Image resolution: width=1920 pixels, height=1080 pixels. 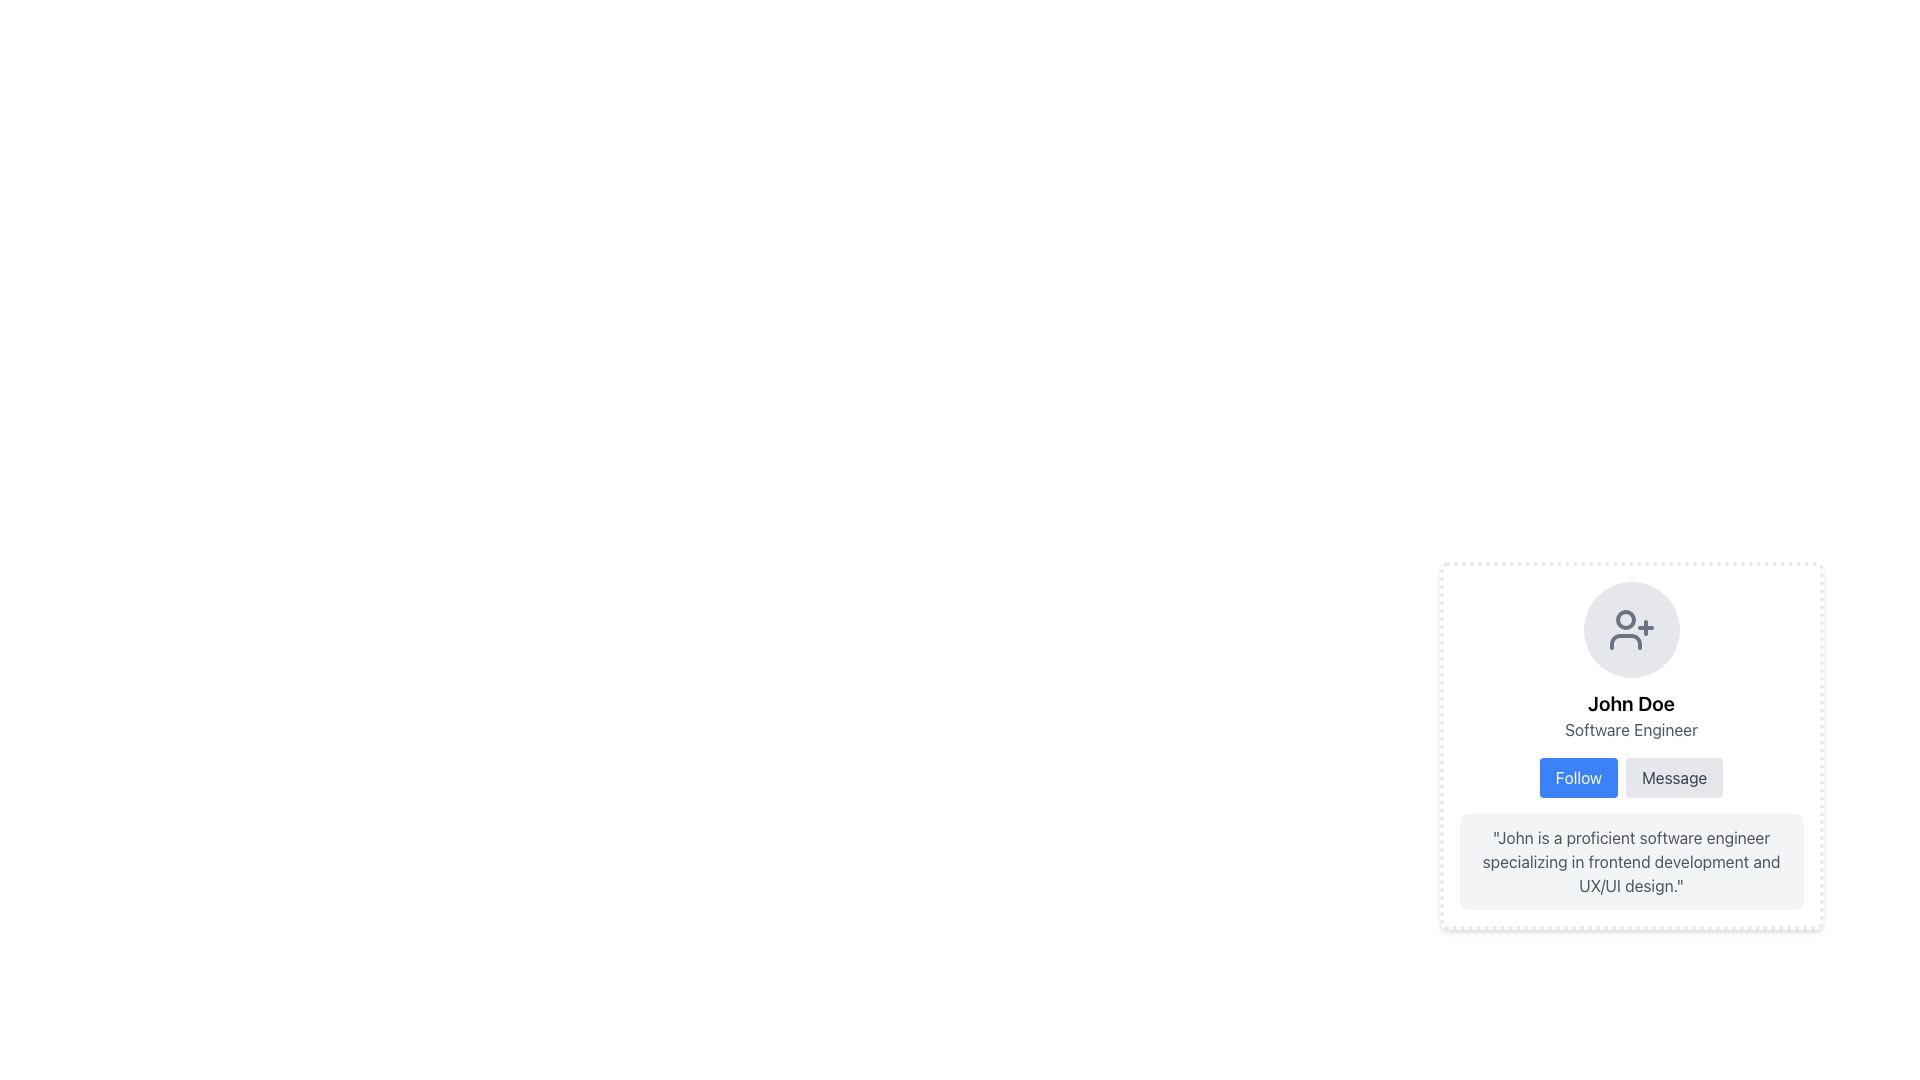 I want to click on the small circular decorative element representing a dot within the user profile icon on the profile card of 'John Doe', so click(x=1625, y=619).